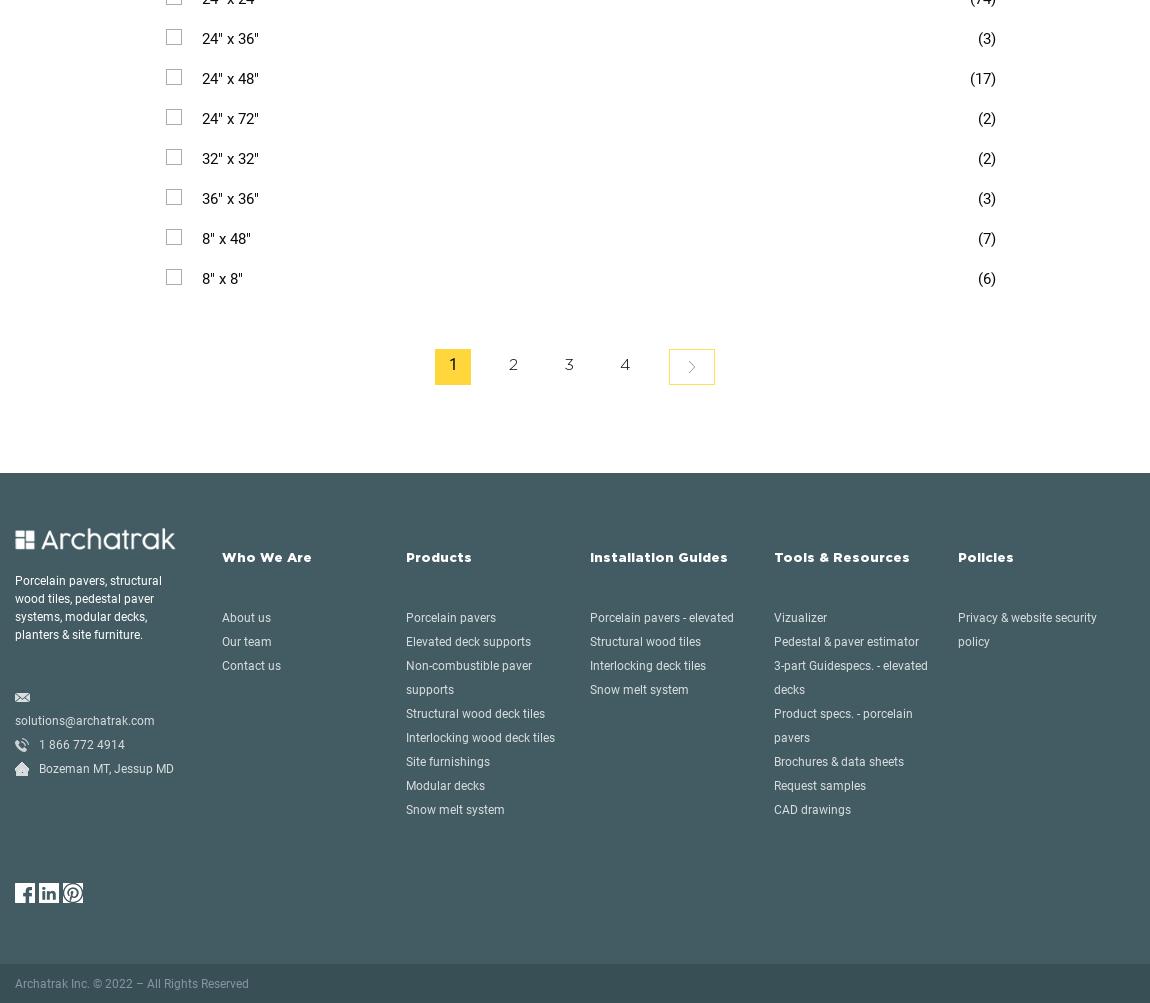  What do you see at coordinates (841, 556) in the screenshot?
I see `'Tools & Resources'` at bounding box center [841, 556].